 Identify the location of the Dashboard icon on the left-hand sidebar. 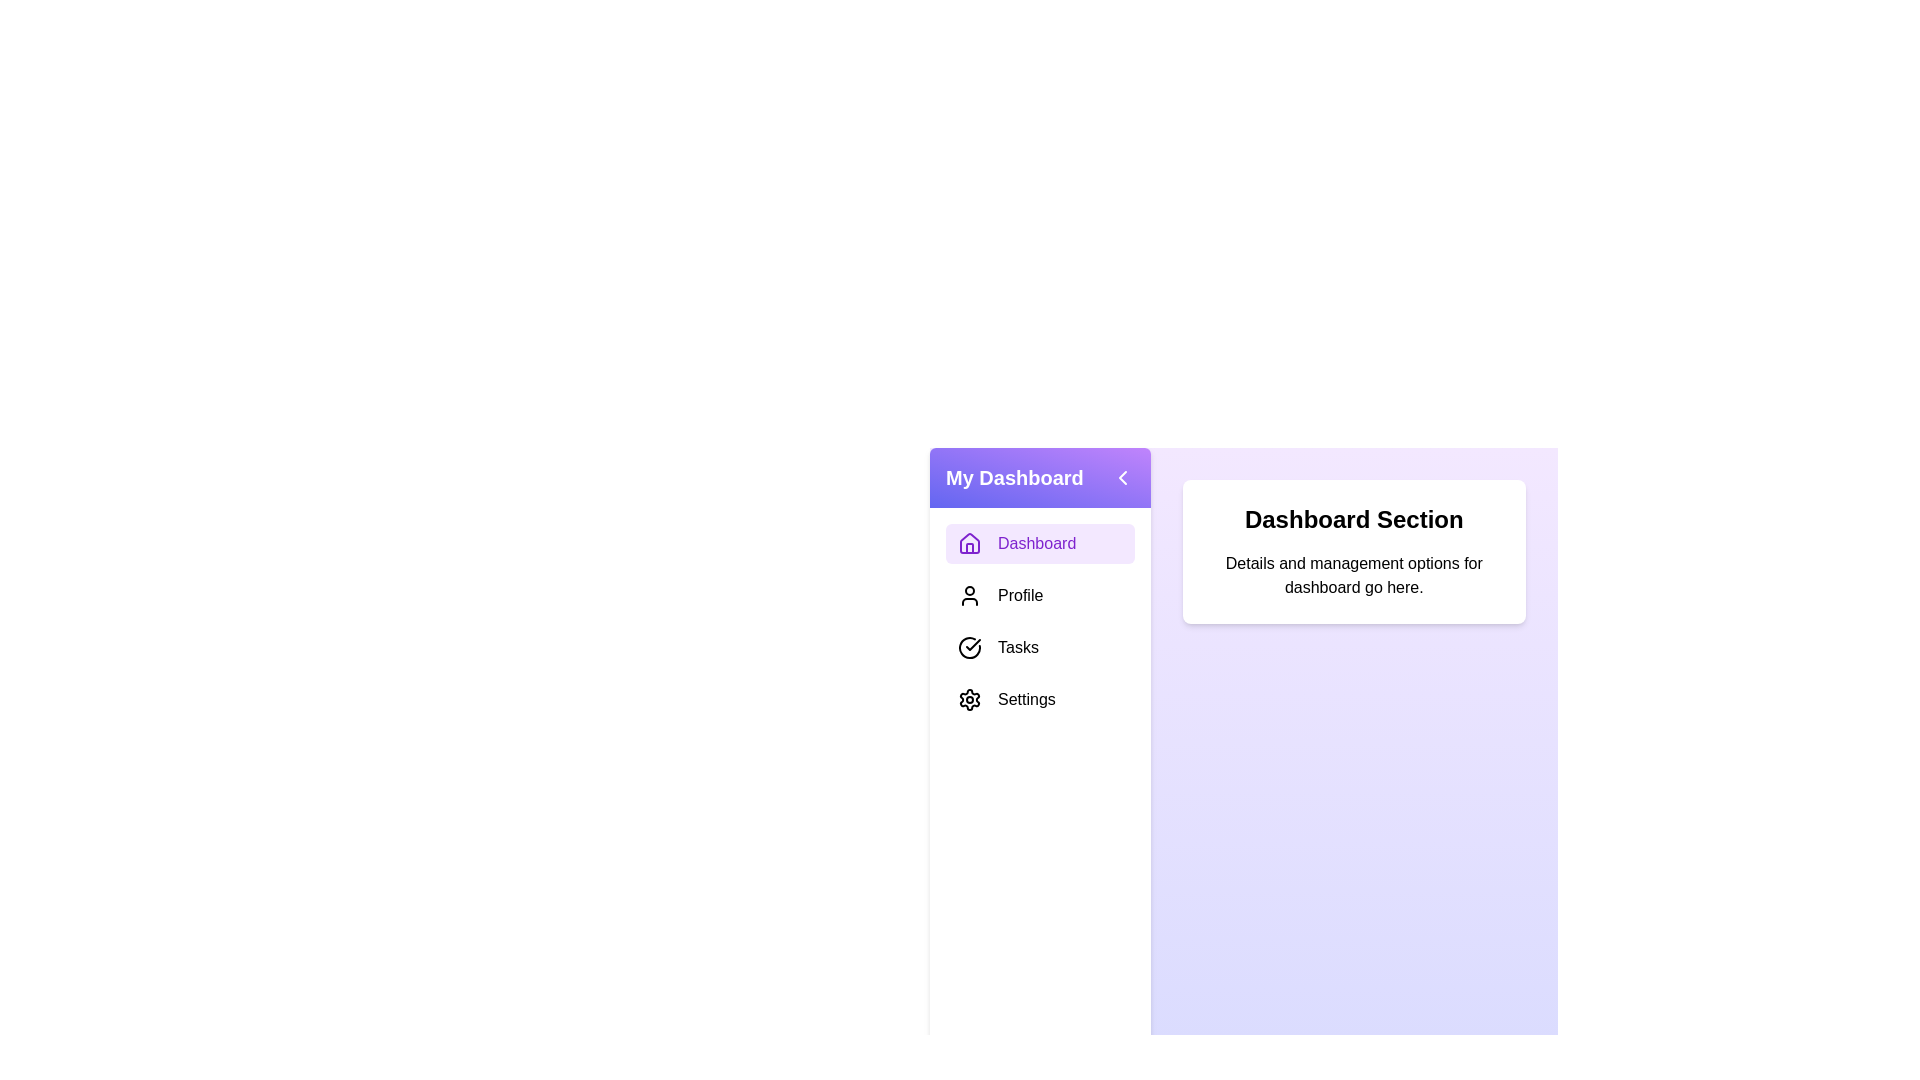
(969, 543).